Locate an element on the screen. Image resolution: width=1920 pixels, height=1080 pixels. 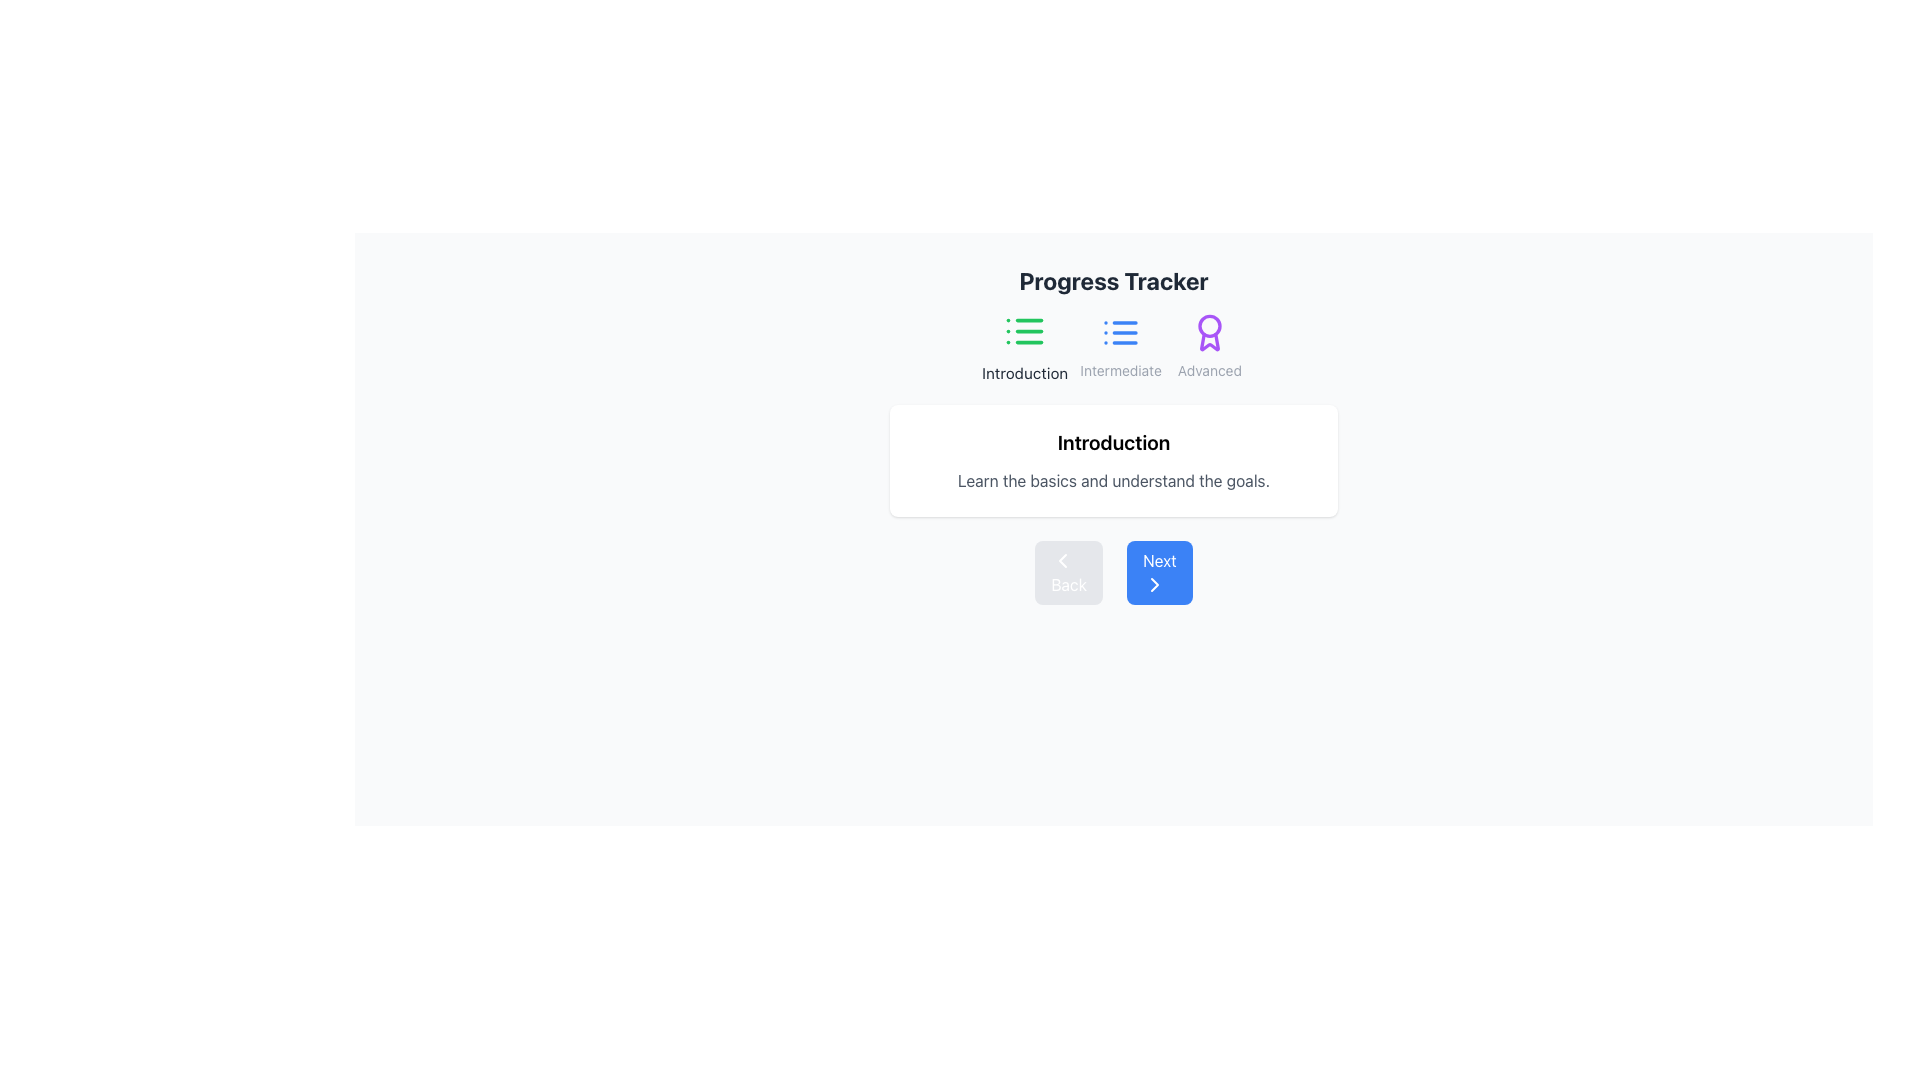
the rightward chevron arrow inside the 'Next' button is located at coordinates (1155, 585).